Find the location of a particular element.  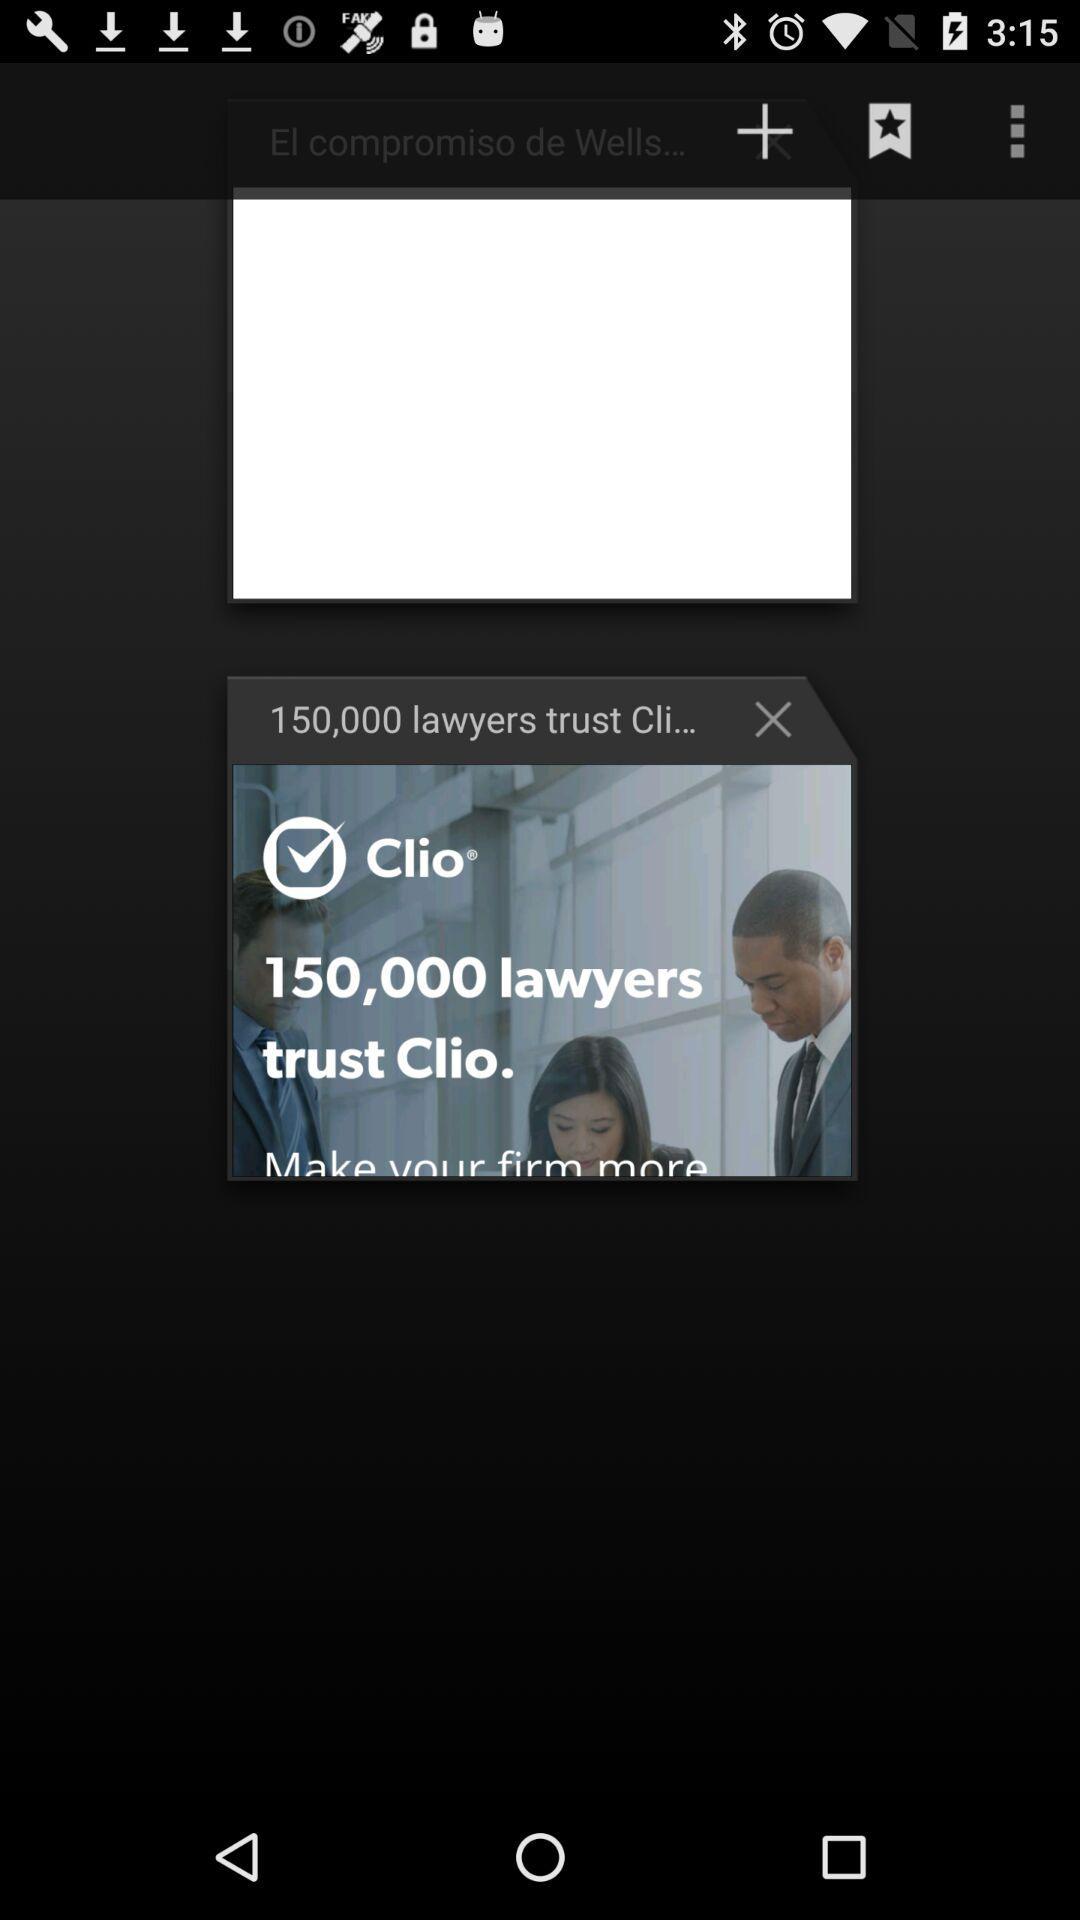

the cross mark button is located at coordinates (782, 719).